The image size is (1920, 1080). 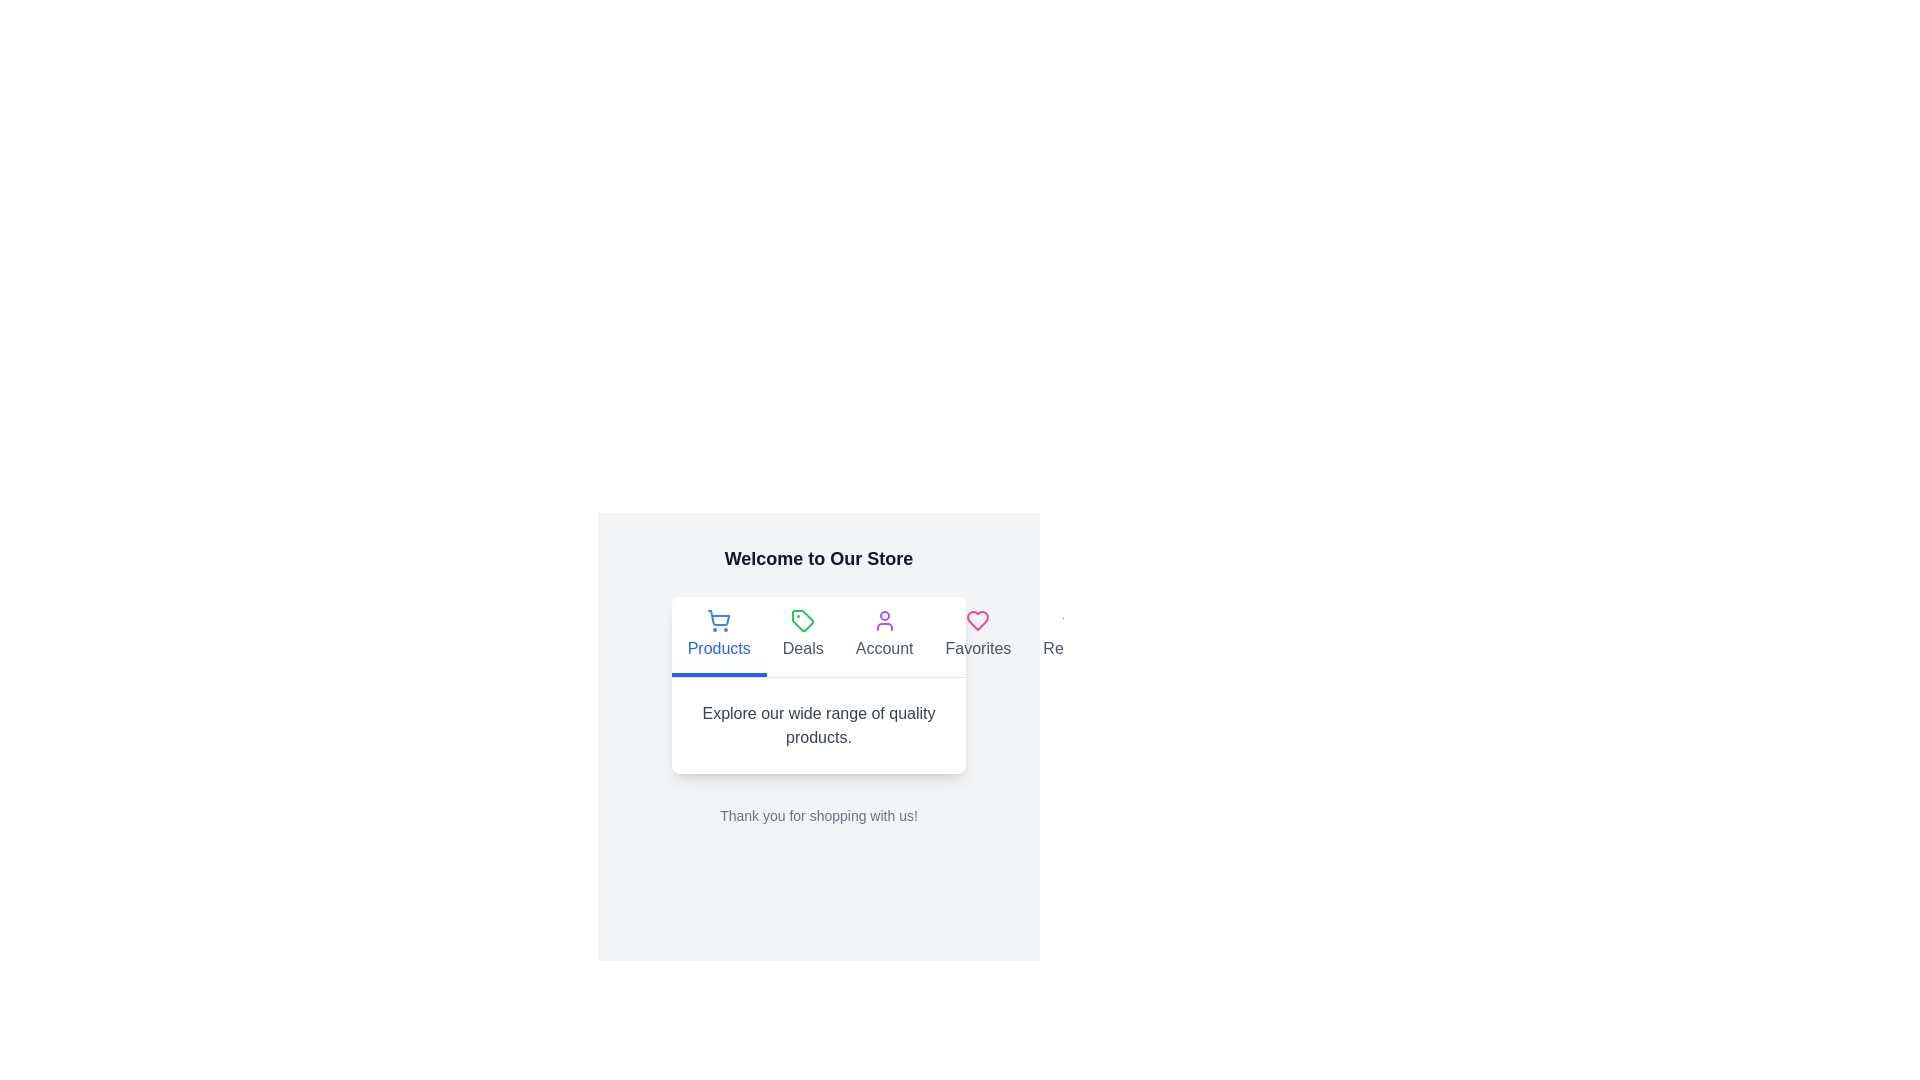 I want to click on the fourth navigation link, so click(x=978, y=635).